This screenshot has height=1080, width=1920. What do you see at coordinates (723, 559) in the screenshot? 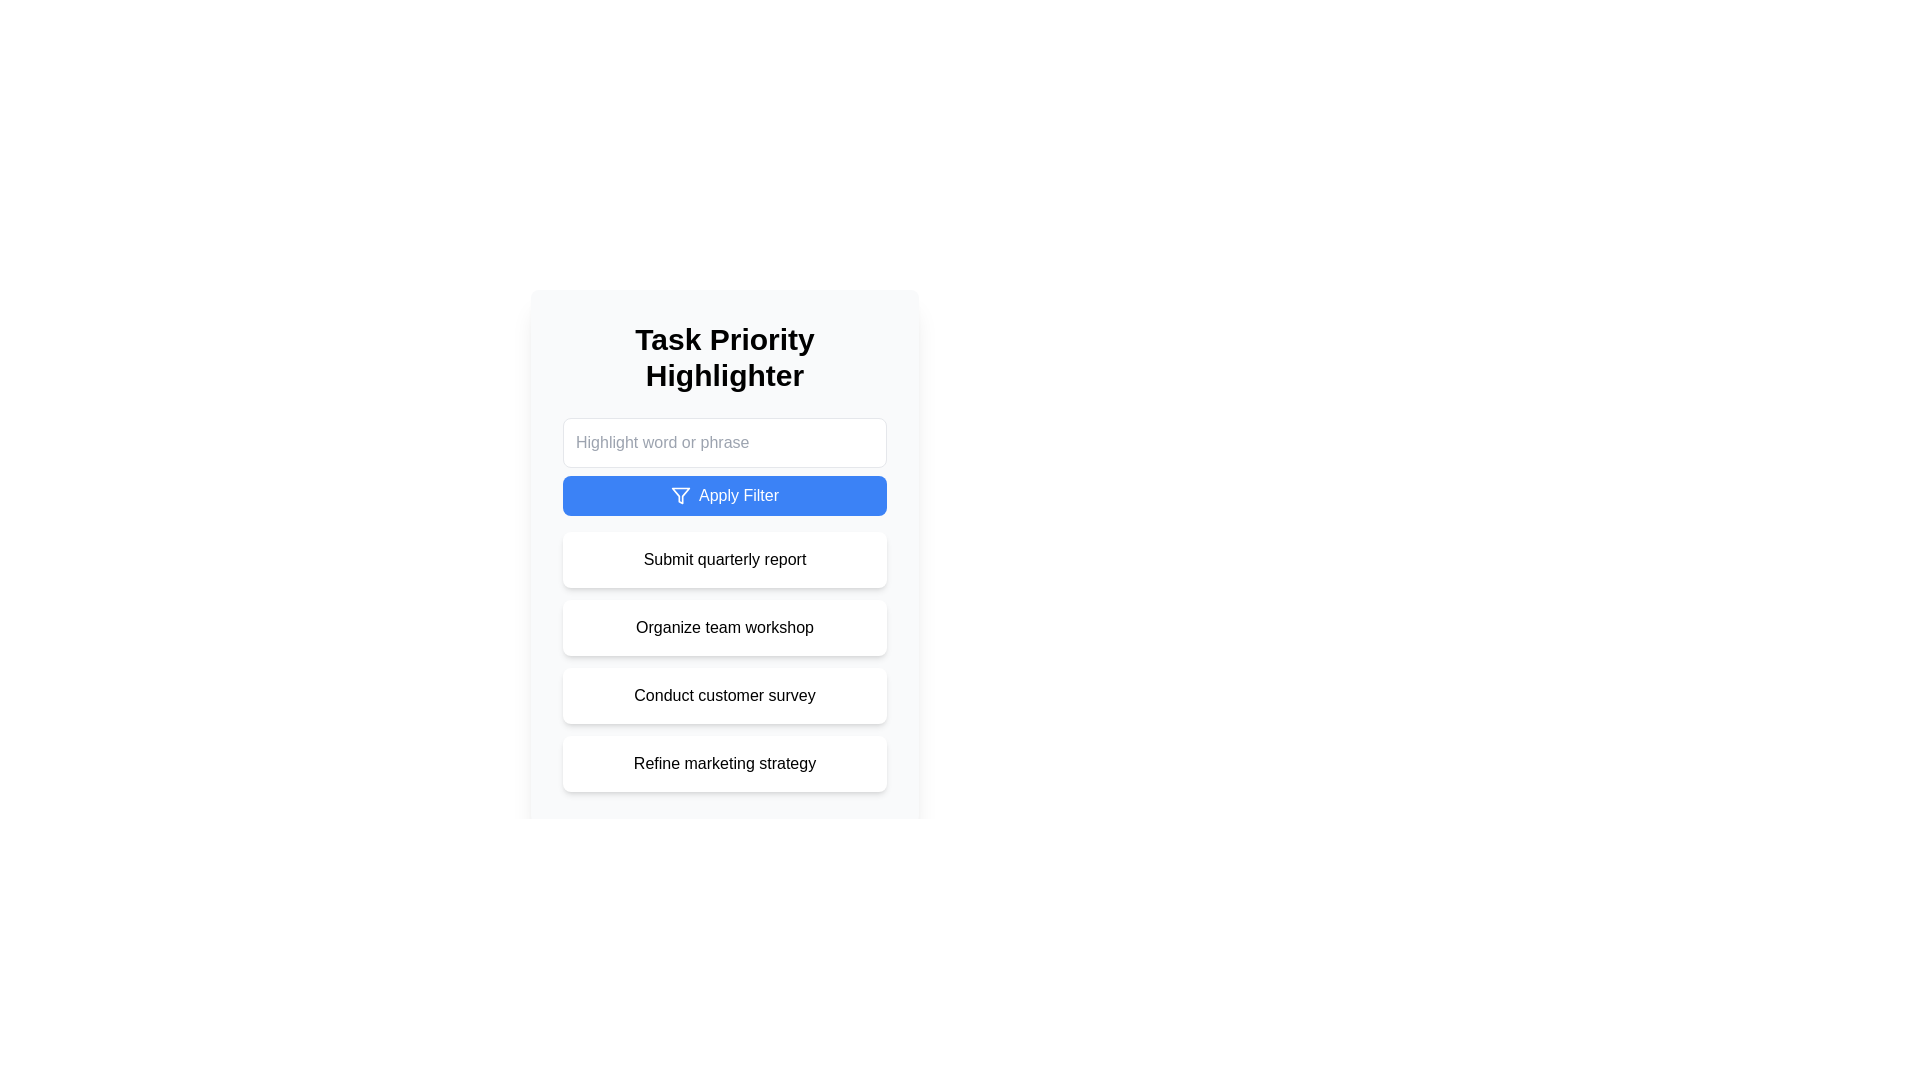
I see `the static text box displaying 'Submit quarterly report', which is the first item in a vertical list below the 'Apply Filter' button` at bounding box center [723, 559].